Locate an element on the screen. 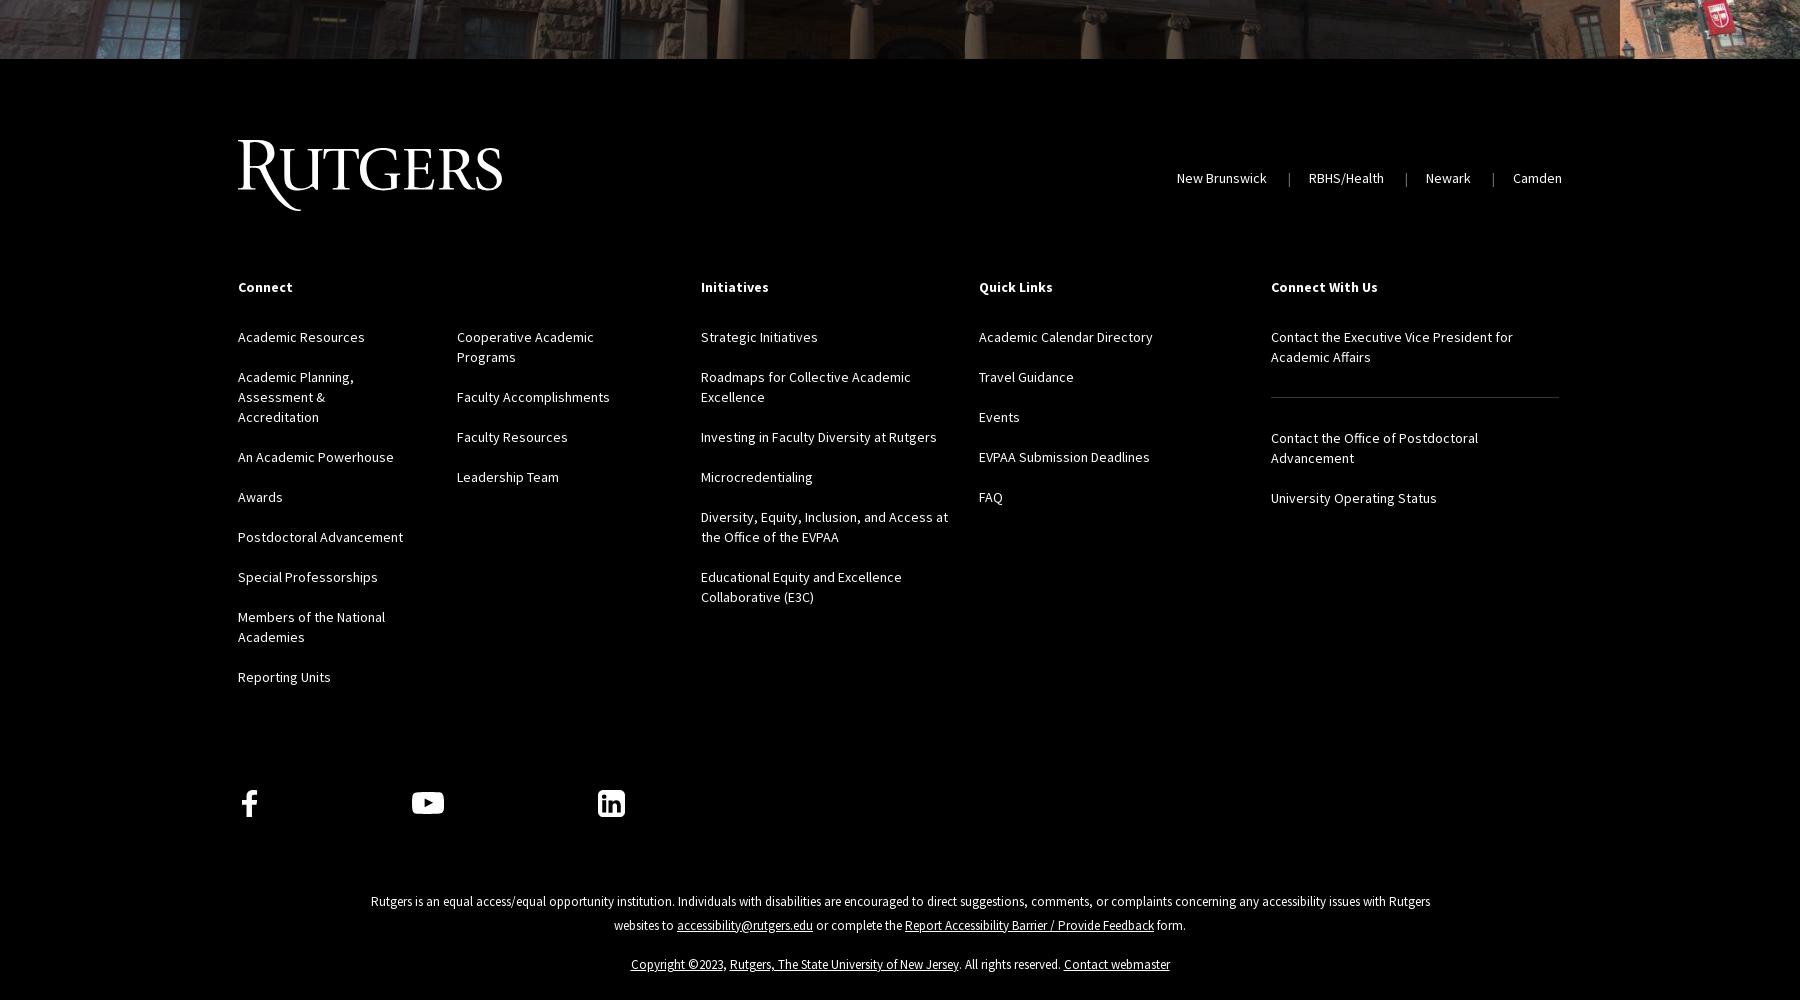  'Faculty Resources' is located at coordinates (511, 437).